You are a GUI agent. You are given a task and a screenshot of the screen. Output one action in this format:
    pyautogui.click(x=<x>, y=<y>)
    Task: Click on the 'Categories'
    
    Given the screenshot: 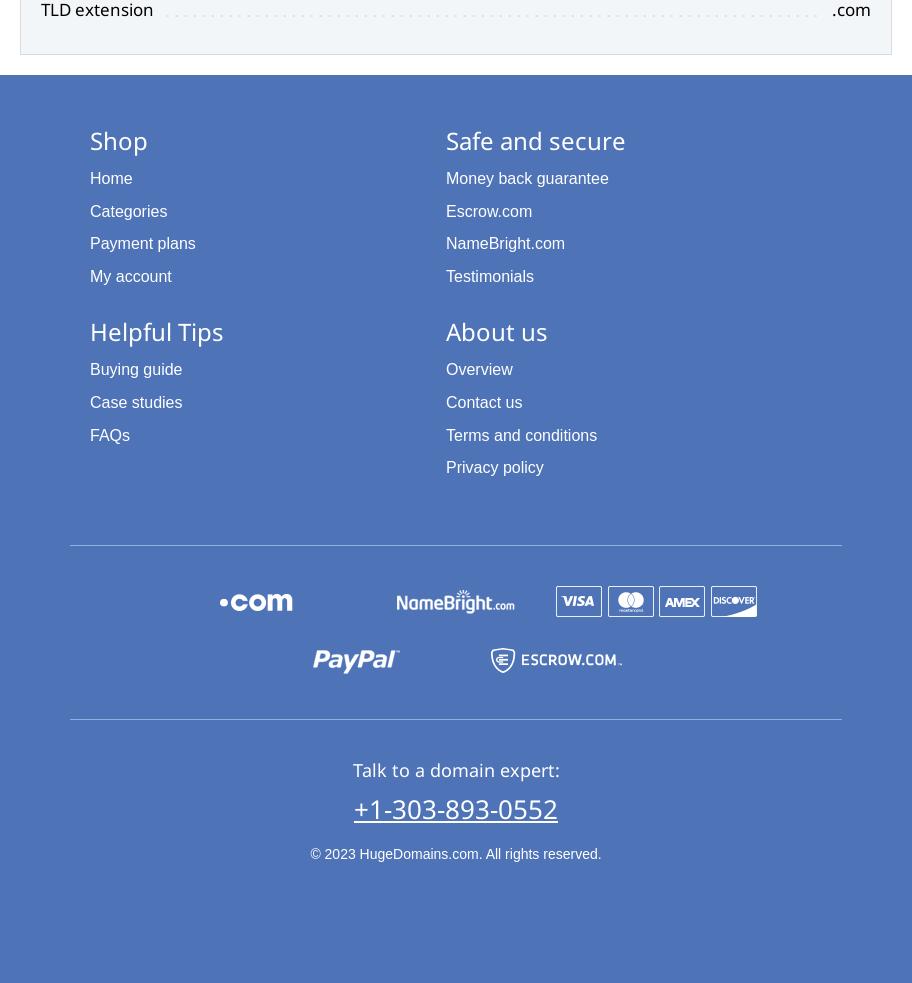 What is the action you would take?
    pyautogui.click(x=127, y=210)
    